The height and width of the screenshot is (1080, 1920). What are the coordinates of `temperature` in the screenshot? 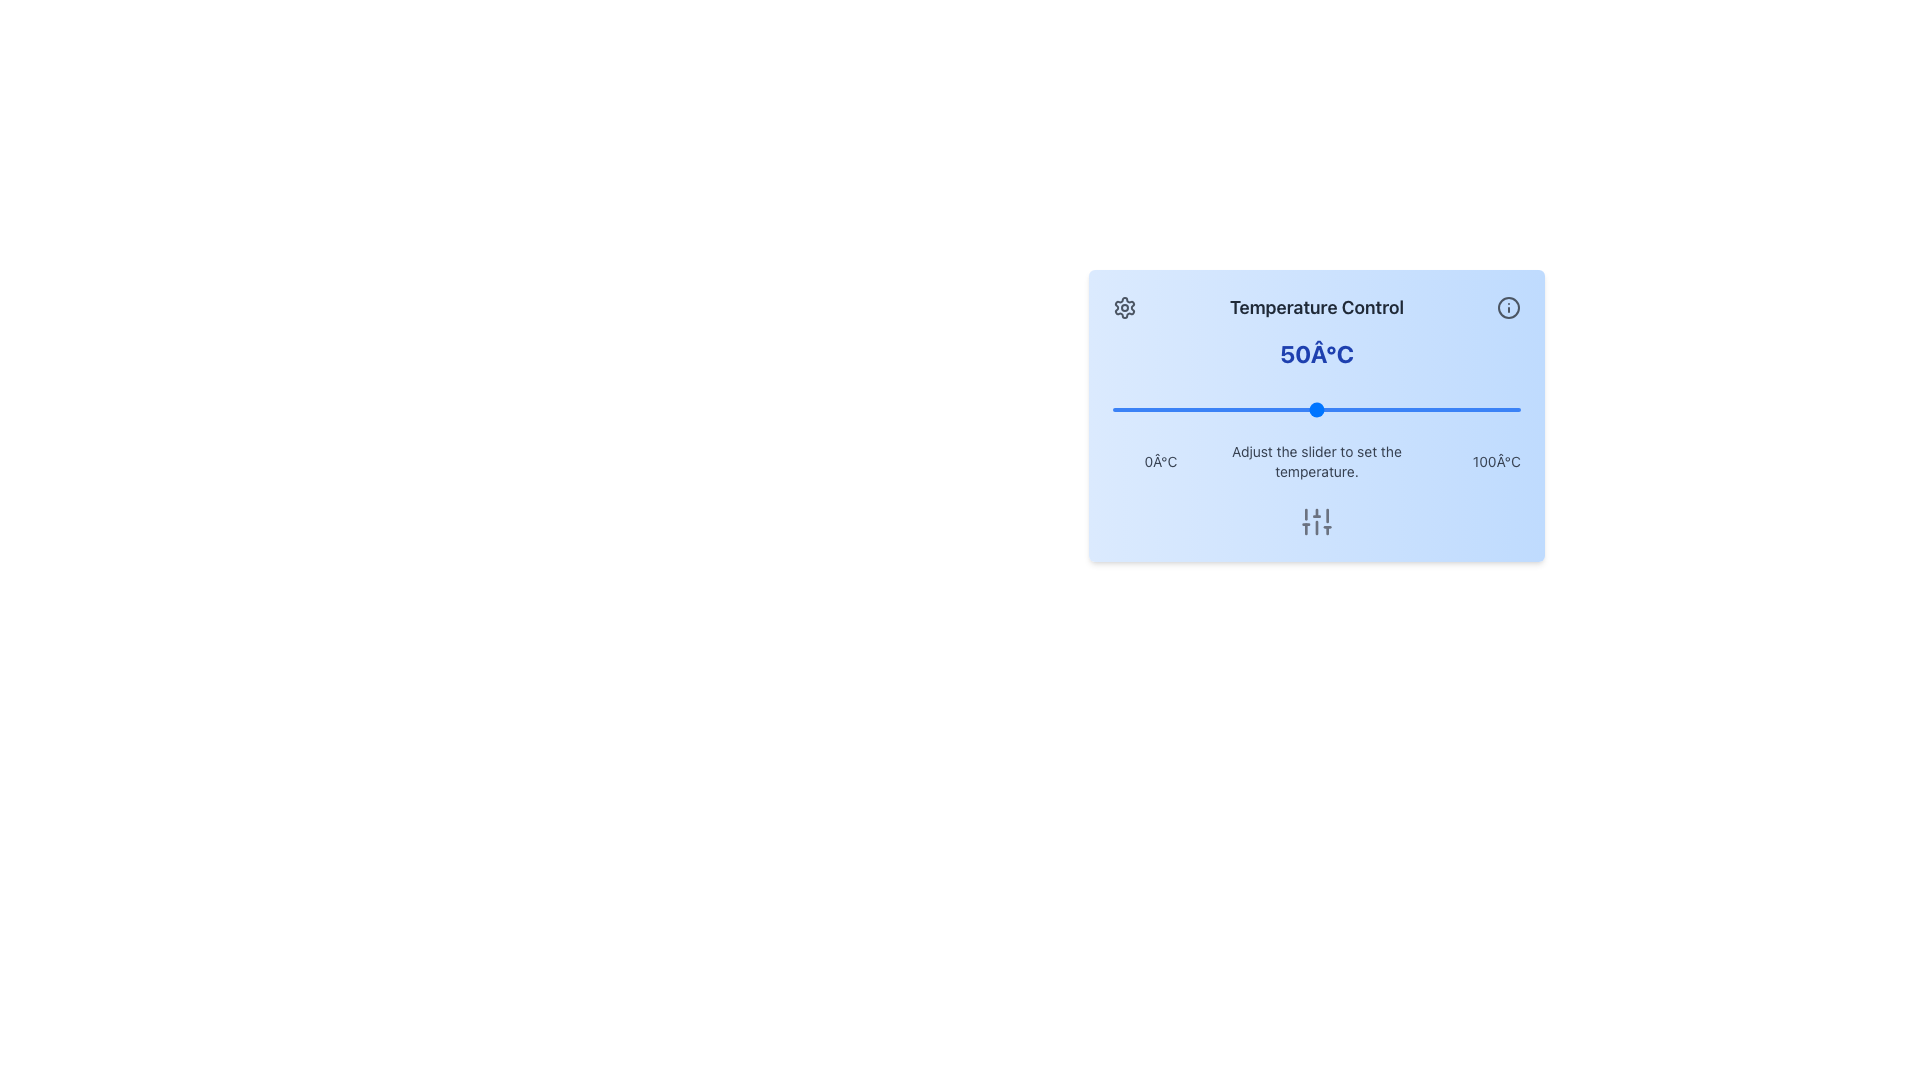 It's located at (1262, 408).